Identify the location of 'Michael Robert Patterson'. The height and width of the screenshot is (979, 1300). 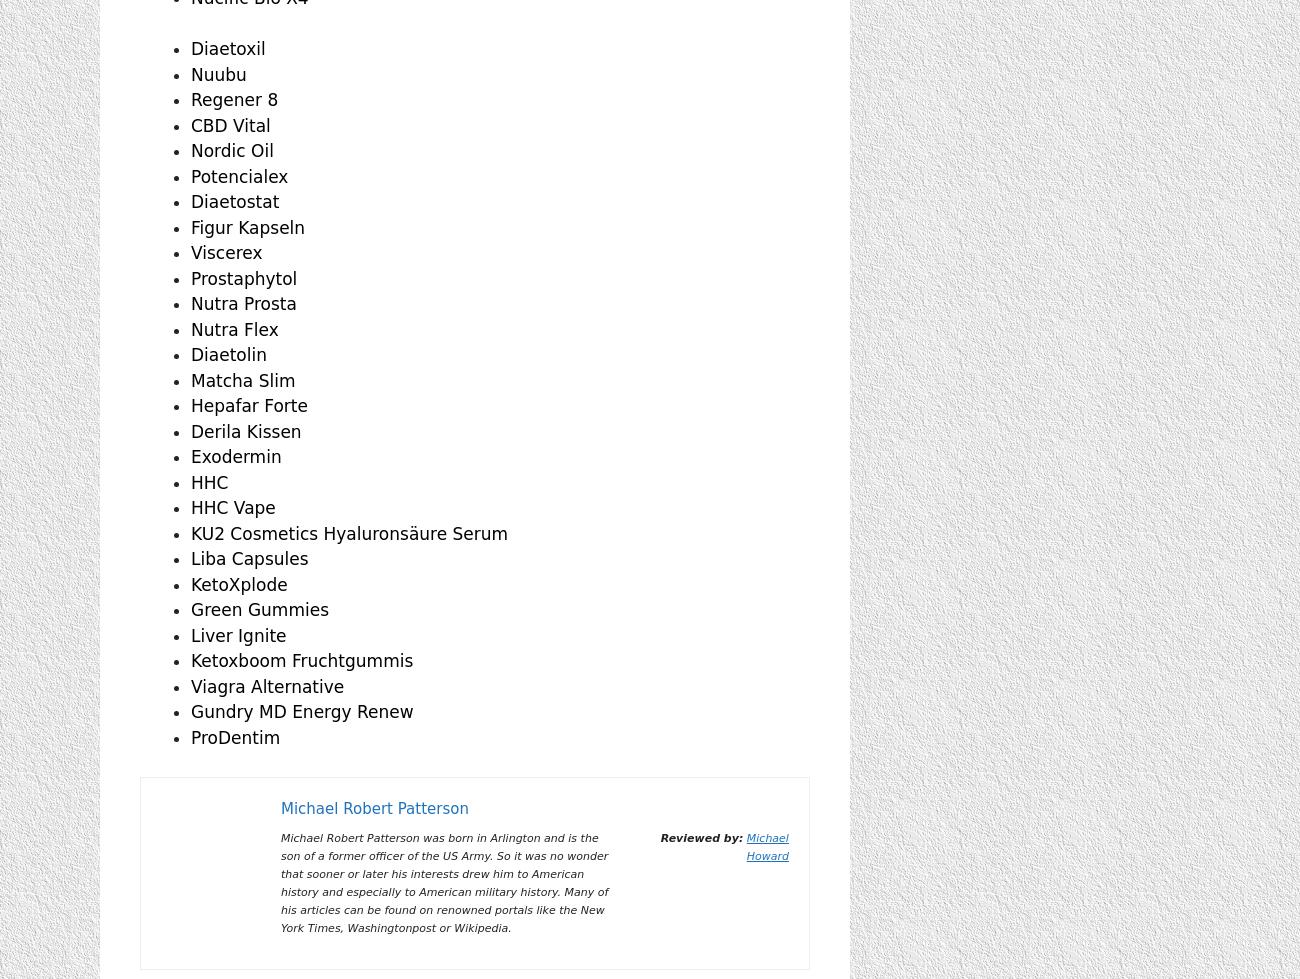
(373, 806).